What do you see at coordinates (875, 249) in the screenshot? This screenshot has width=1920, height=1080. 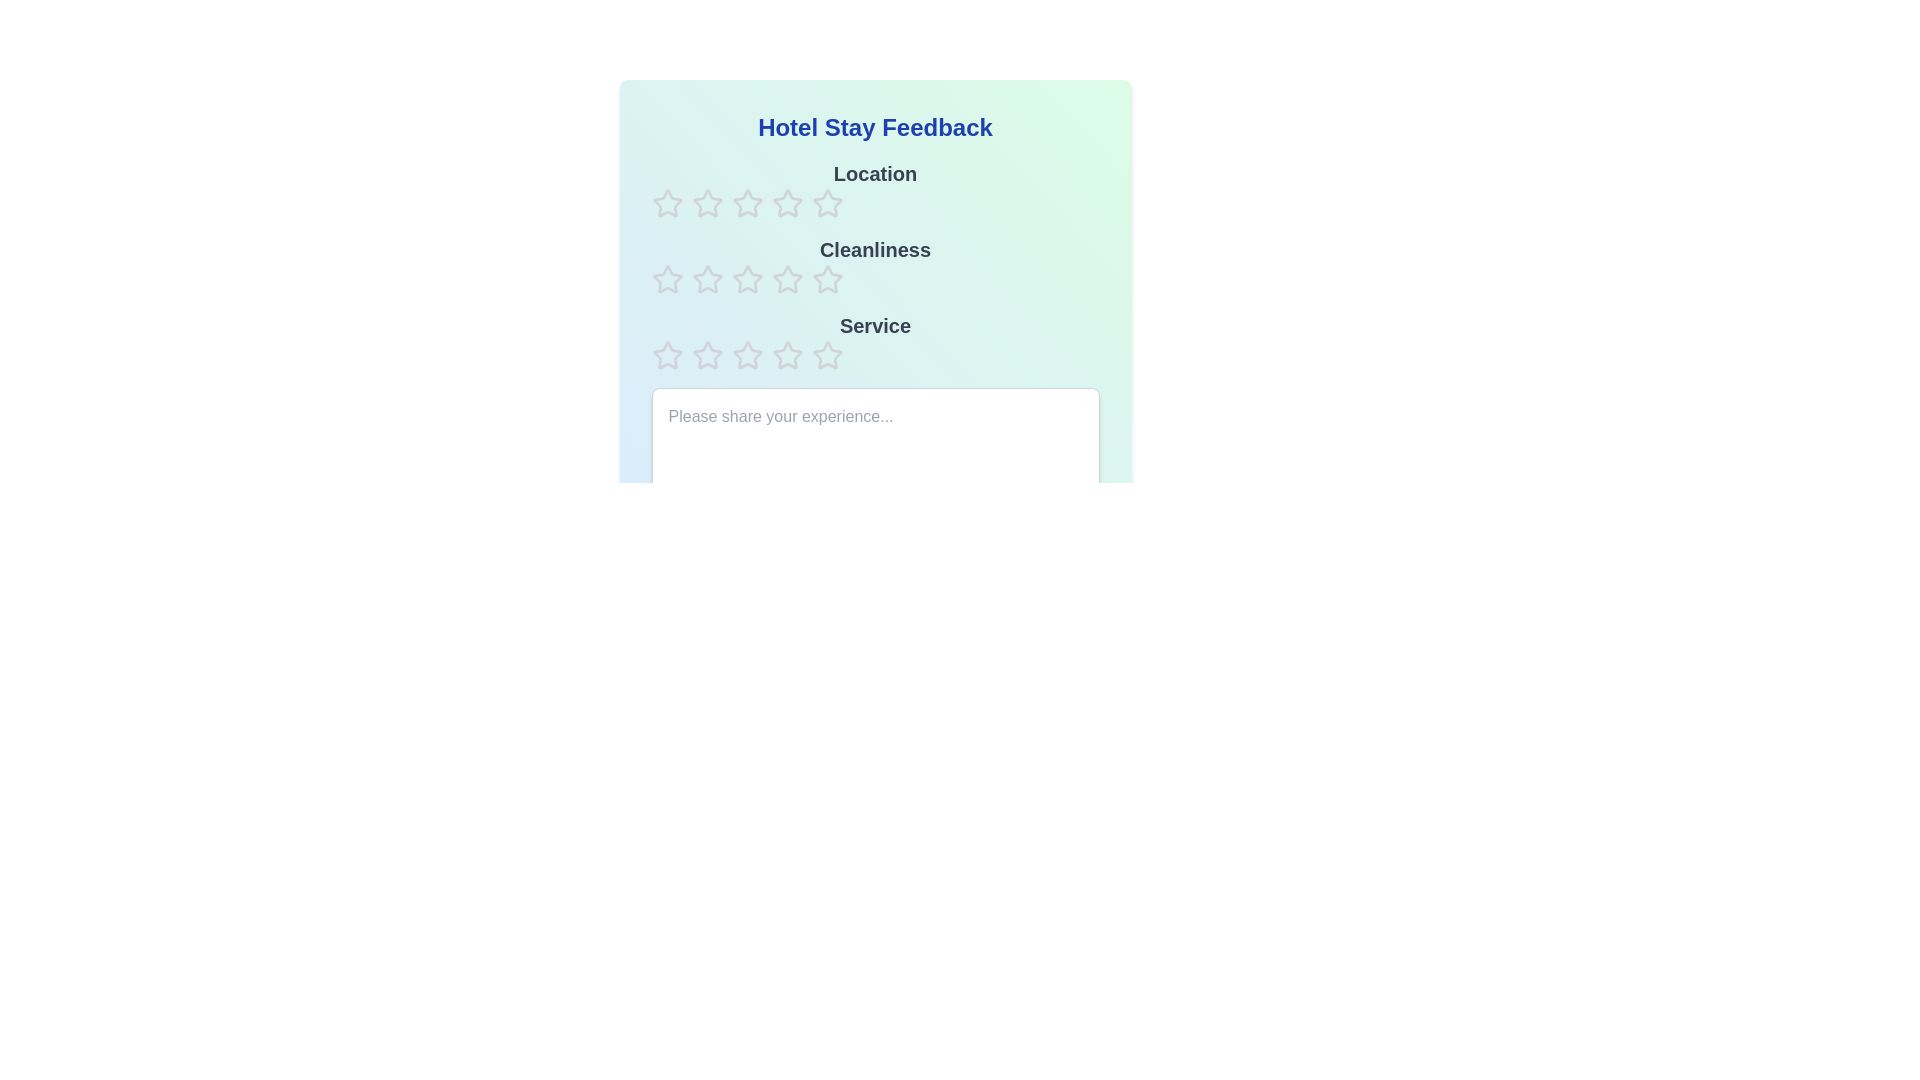 I see `the 'Cleanliness' rating section header text label, which is positioned below the 'Location' section and above the 'Service' section in the middle of the feedback form` at bounding box center [875, 249].